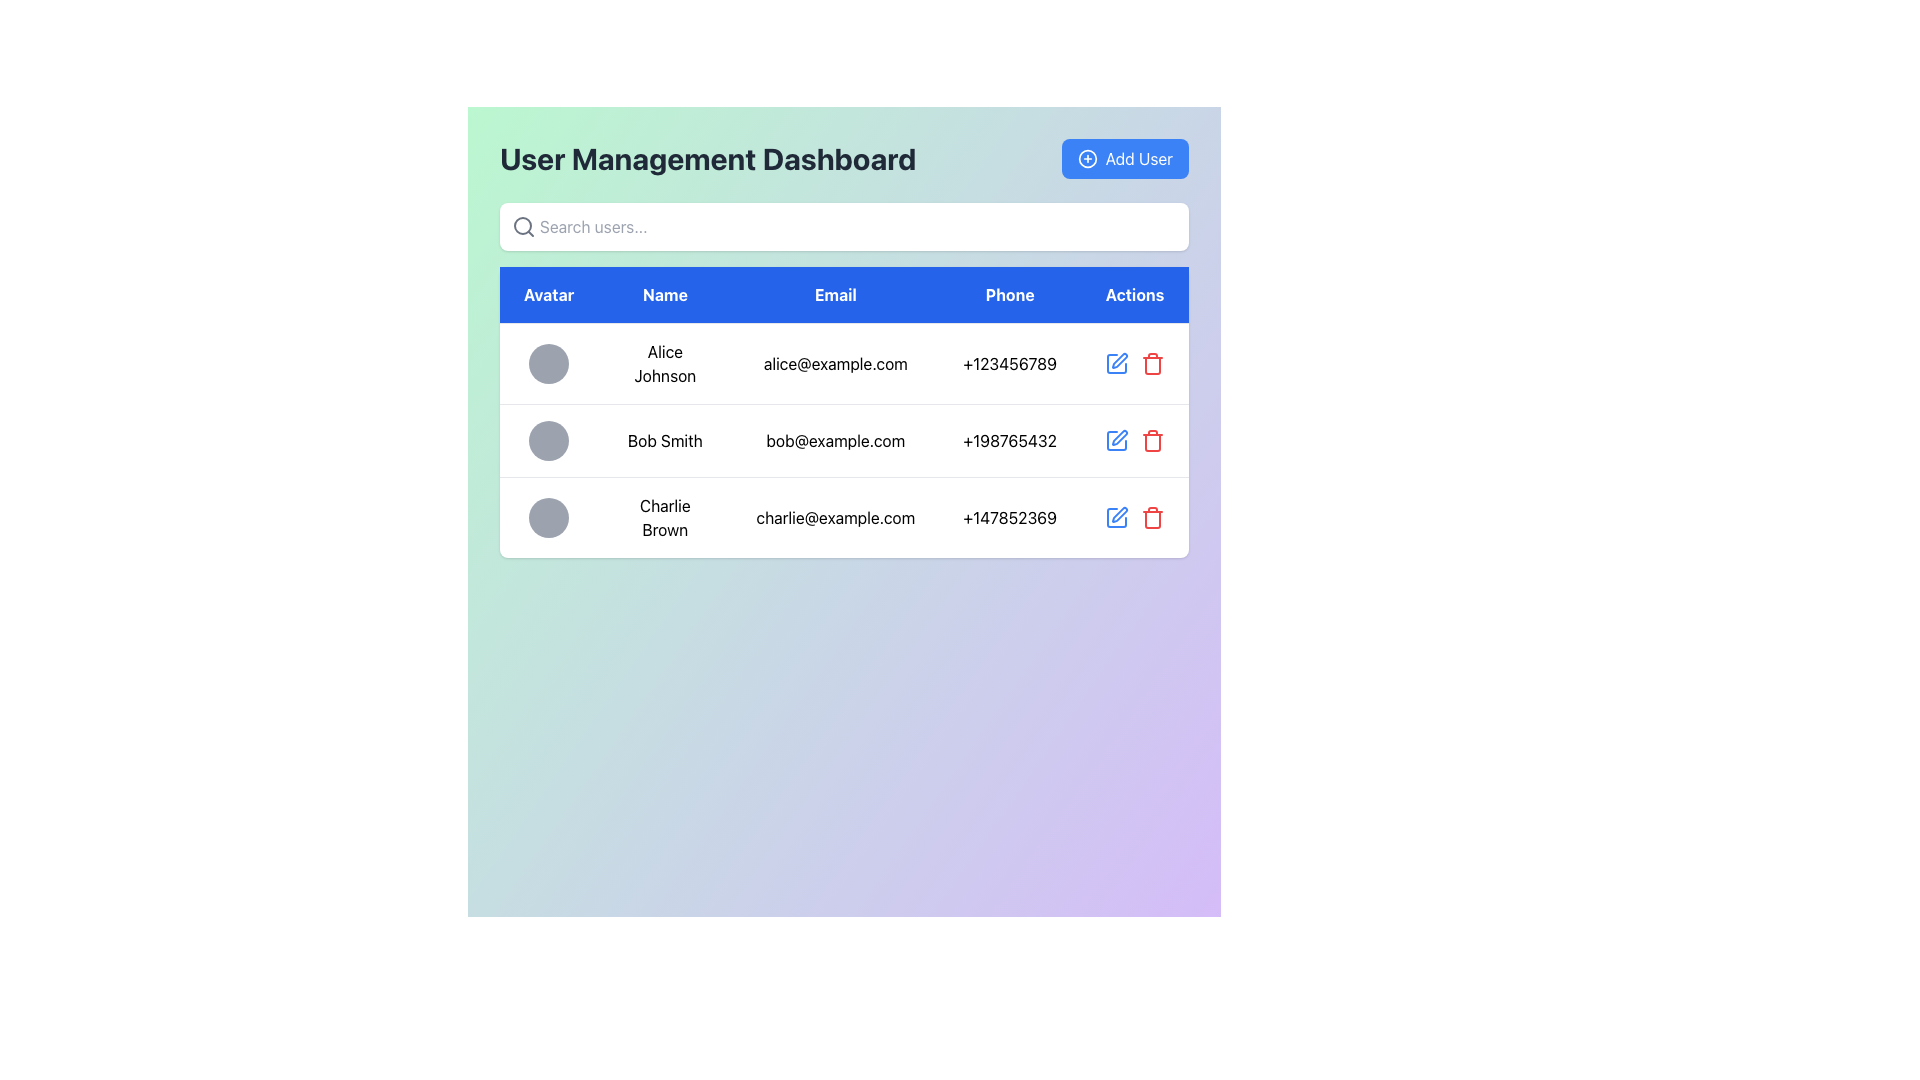  Describe the element at coordinates (844, 363) in the screenshot. I see `the email address 'alice@example.com' in the first row of the user data table to copy it` at that location.